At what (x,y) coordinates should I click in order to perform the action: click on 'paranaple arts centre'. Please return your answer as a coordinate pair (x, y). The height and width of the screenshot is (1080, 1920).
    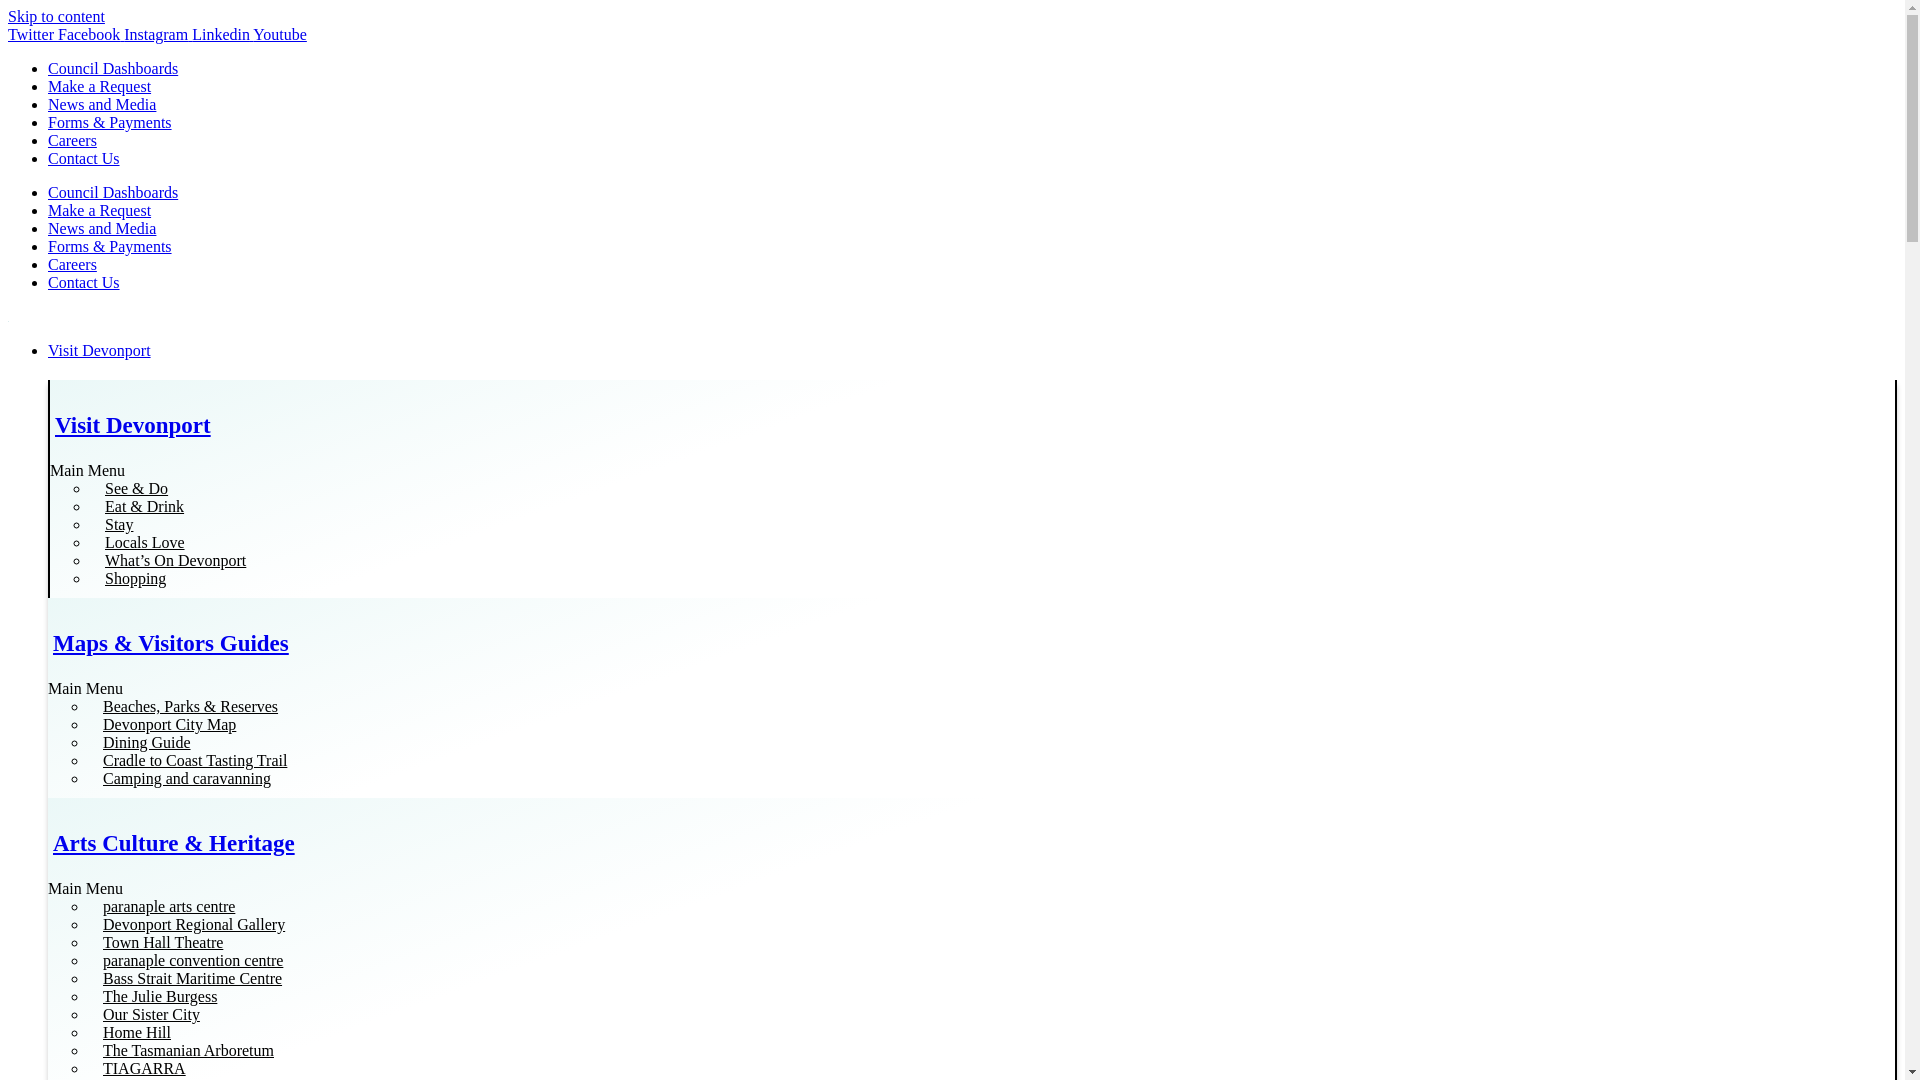
    Looking at the image, I should click on (168, 906).